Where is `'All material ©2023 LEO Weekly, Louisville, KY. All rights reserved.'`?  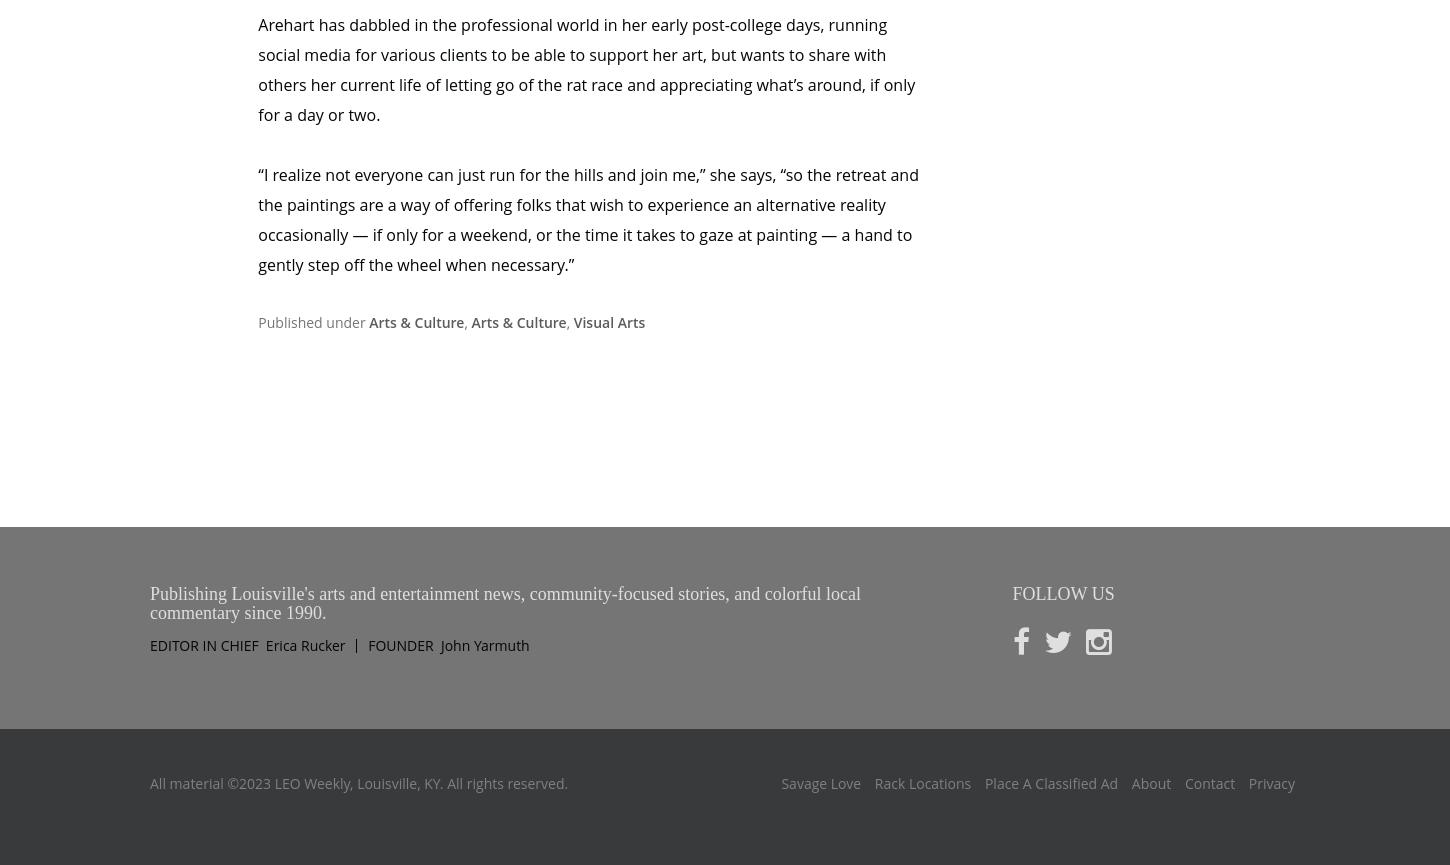
'All material ©2023 LEO Weekly, Louisville, KY. All rights reserved.' is located at coordinates (148, 698).